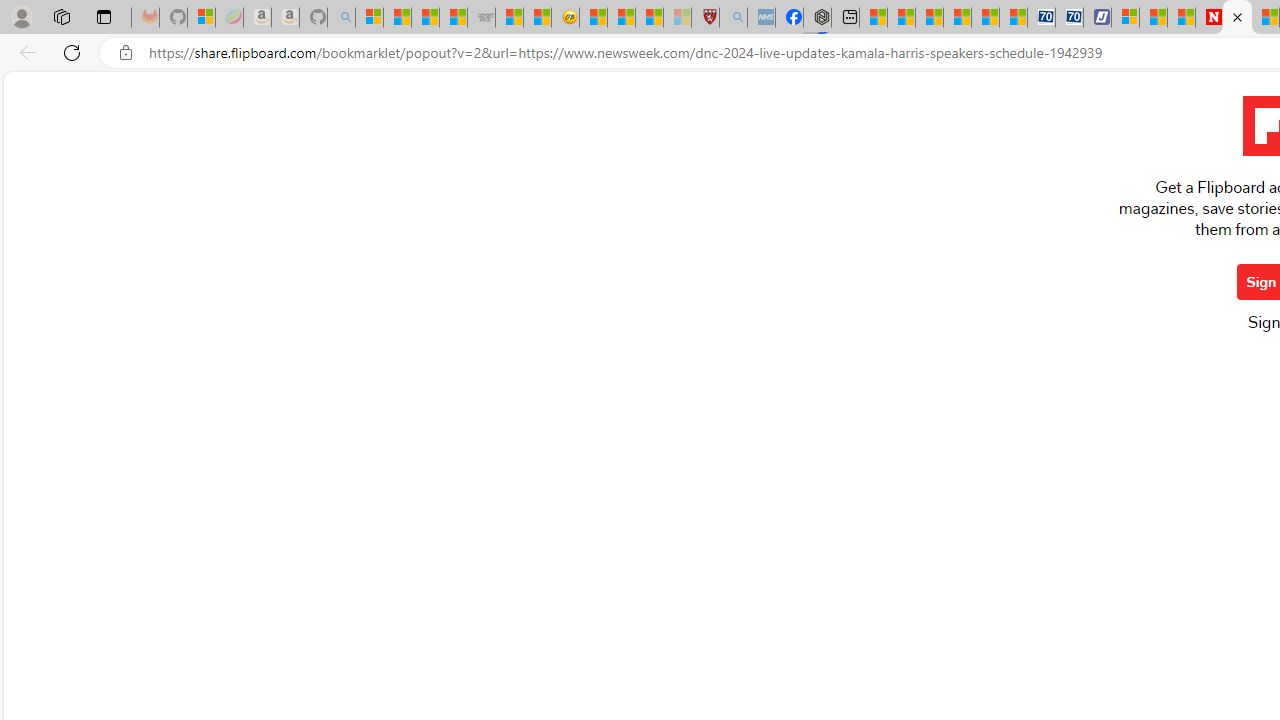 The width and height of the screenshot is (1280, 720). What do you see at coordinates (452, 17) in the screenshot?
I see `'Stocks - MSN'` at bounding box center [452, 17].